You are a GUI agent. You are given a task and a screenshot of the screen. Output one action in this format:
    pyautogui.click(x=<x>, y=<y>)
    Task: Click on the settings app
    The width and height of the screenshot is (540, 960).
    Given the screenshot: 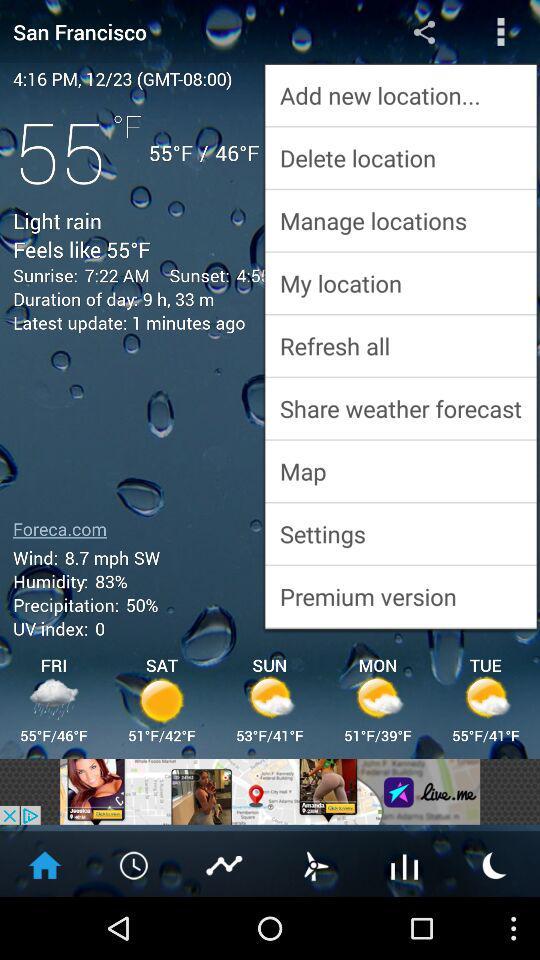 What is the action you would take?
    pyautogui.click(x=400, y=532)
    